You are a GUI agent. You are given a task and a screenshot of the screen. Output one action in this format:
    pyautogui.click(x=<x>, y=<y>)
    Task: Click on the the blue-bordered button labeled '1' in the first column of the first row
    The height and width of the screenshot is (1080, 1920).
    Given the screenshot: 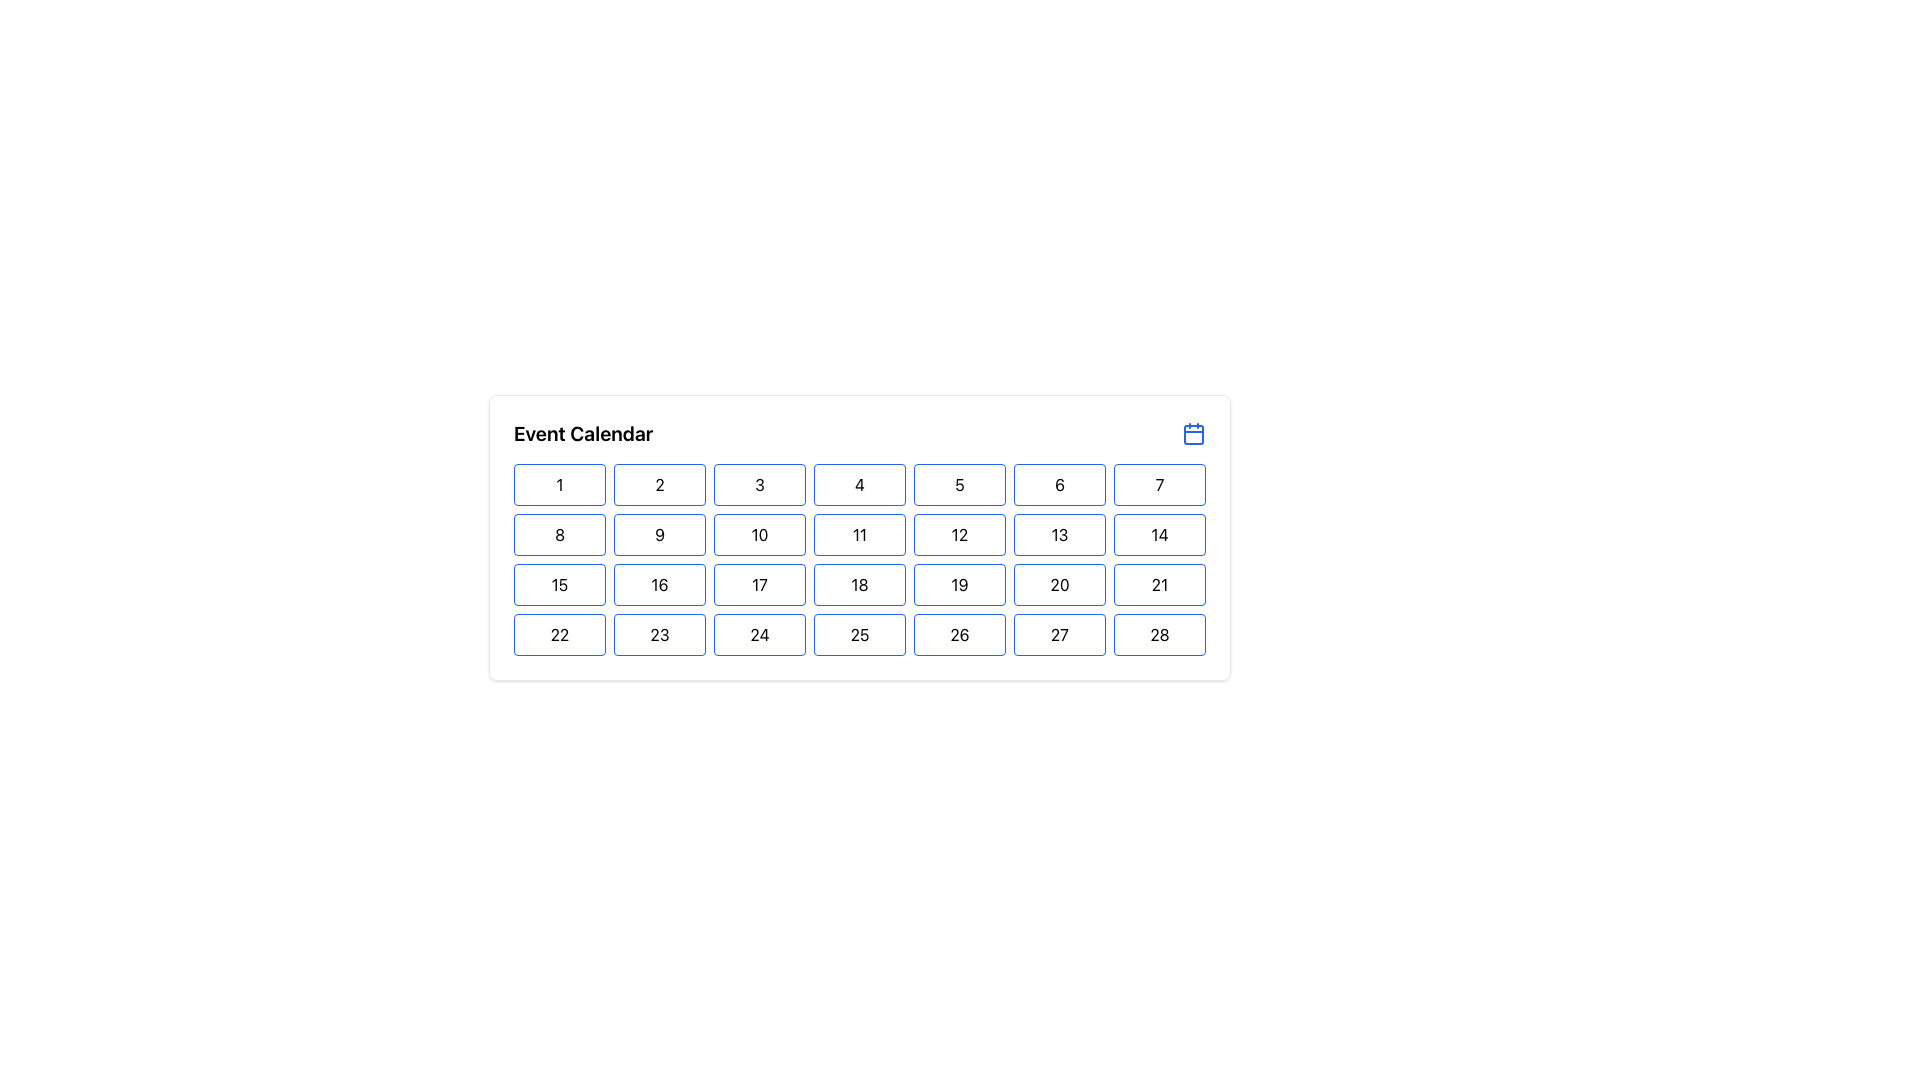 What is the action you would take?
    pyautogui.click(x=560, y=485)
    